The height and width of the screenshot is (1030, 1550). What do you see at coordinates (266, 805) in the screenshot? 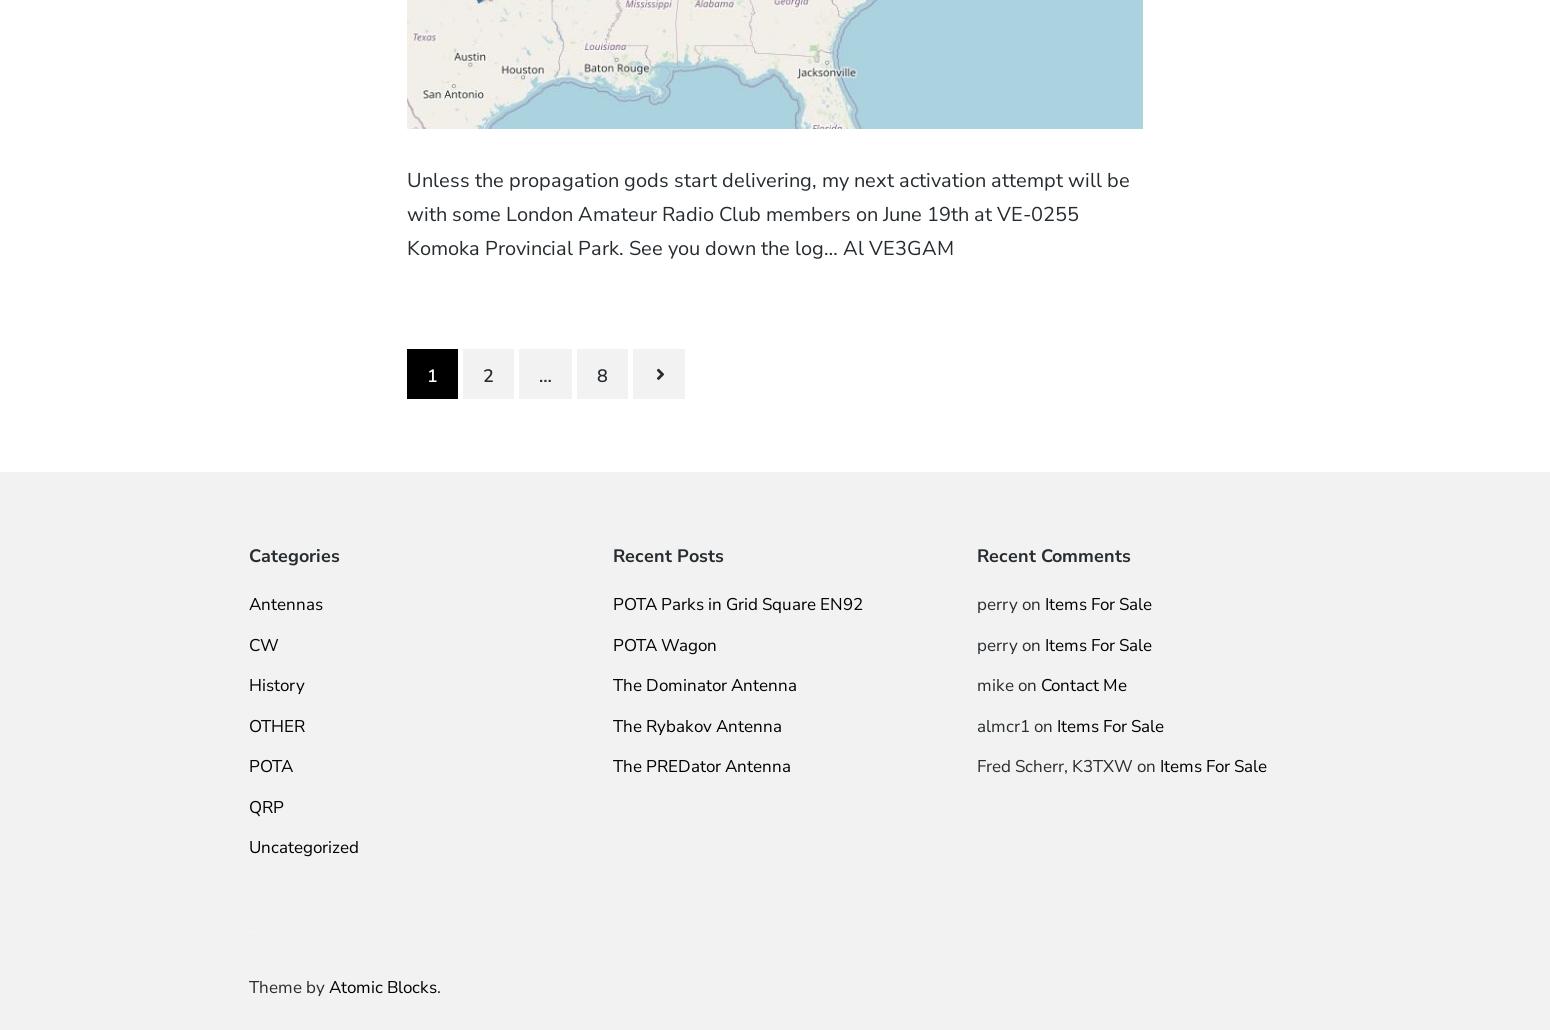
I see `'QRP'` at bounding box center [266, 805].